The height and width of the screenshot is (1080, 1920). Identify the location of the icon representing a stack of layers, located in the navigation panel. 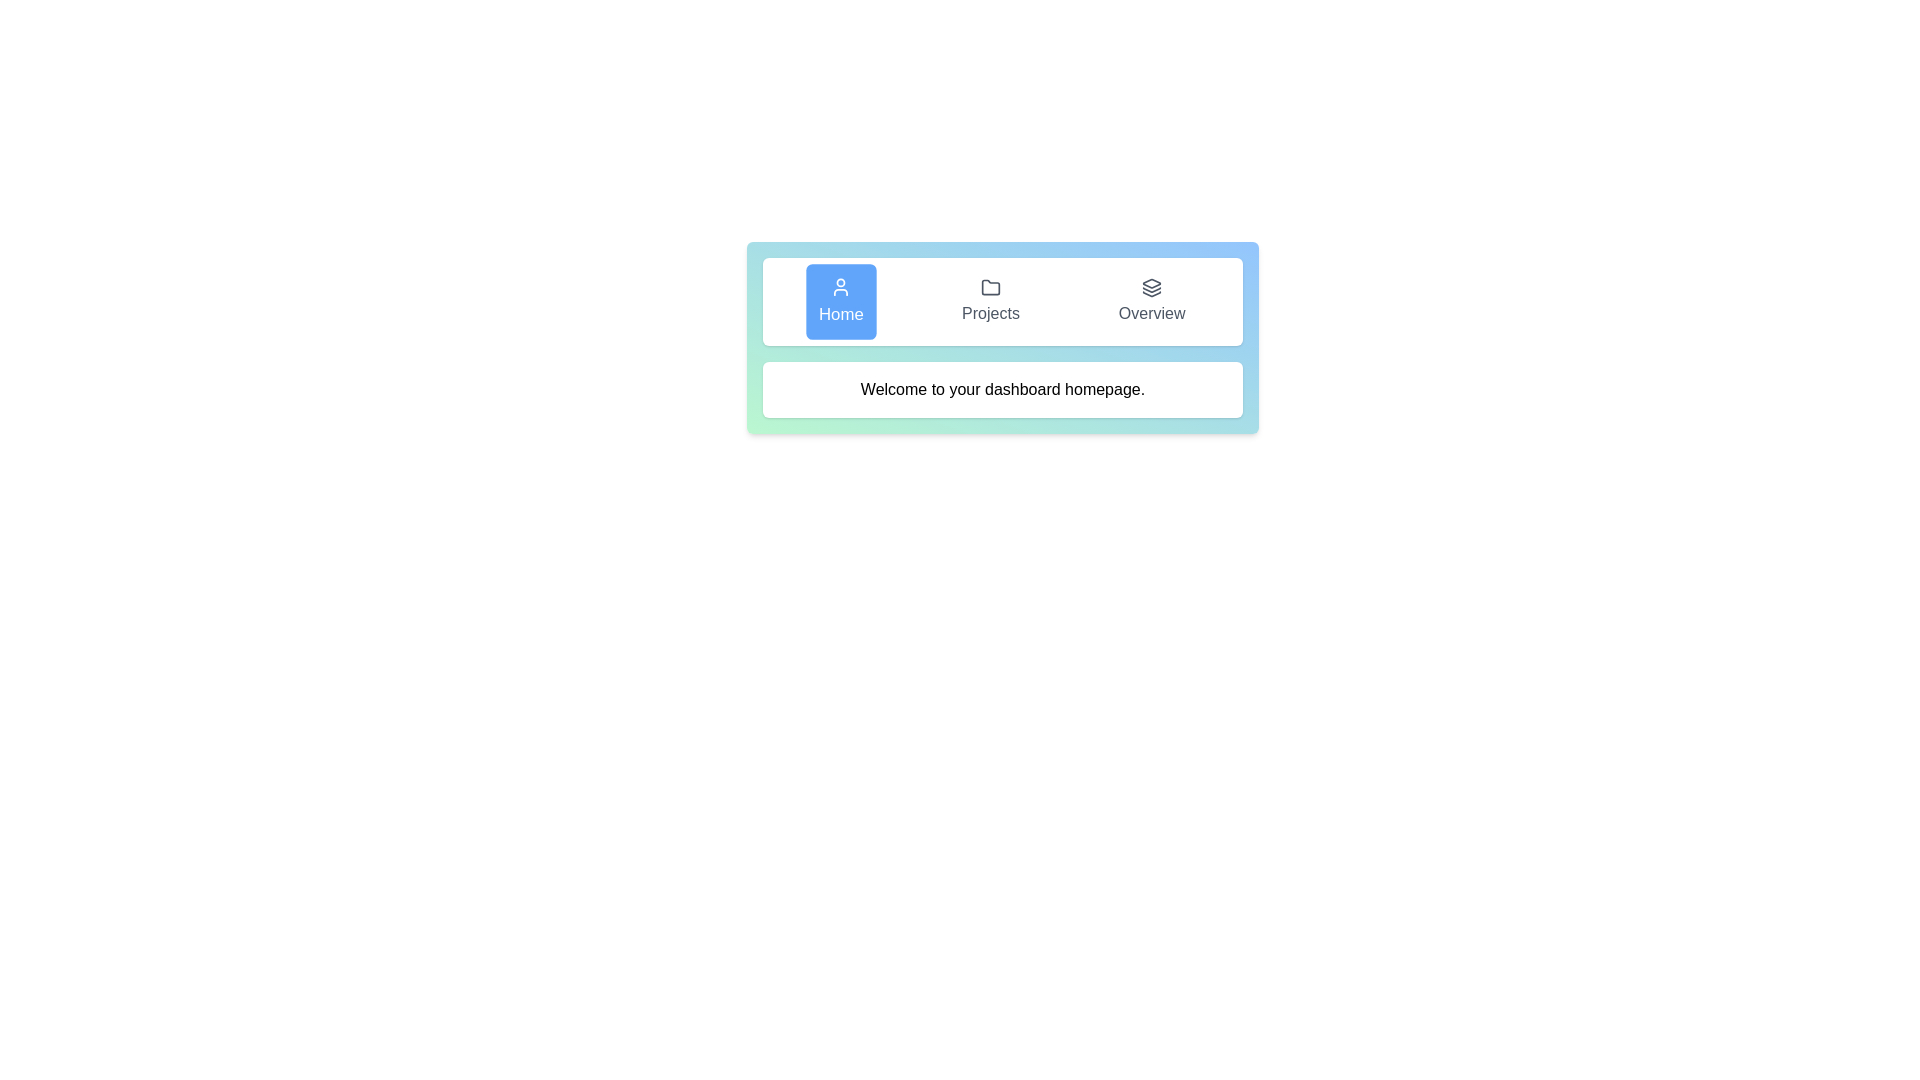
(1152, 288).